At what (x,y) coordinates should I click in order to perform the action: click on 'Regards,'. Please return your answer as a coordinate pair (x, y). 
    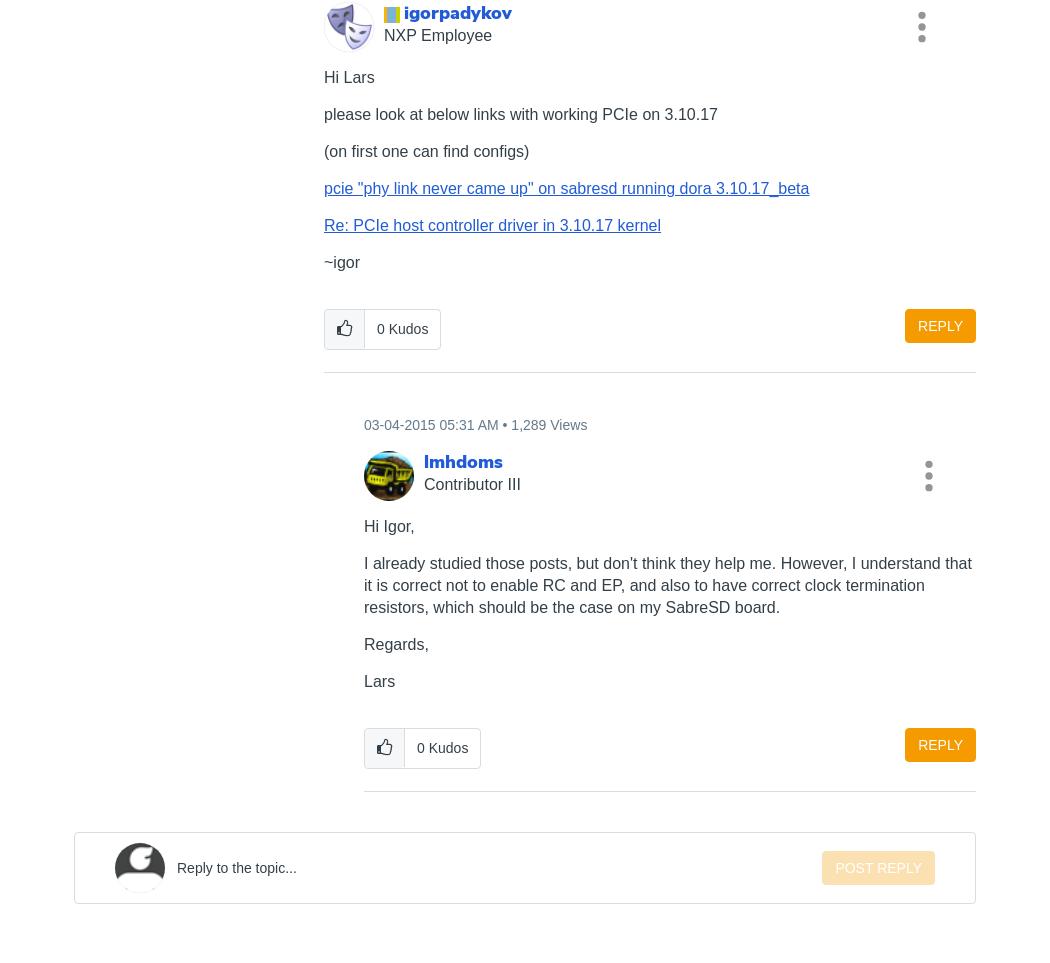
    Looking at the image, I should click on (395, 643).